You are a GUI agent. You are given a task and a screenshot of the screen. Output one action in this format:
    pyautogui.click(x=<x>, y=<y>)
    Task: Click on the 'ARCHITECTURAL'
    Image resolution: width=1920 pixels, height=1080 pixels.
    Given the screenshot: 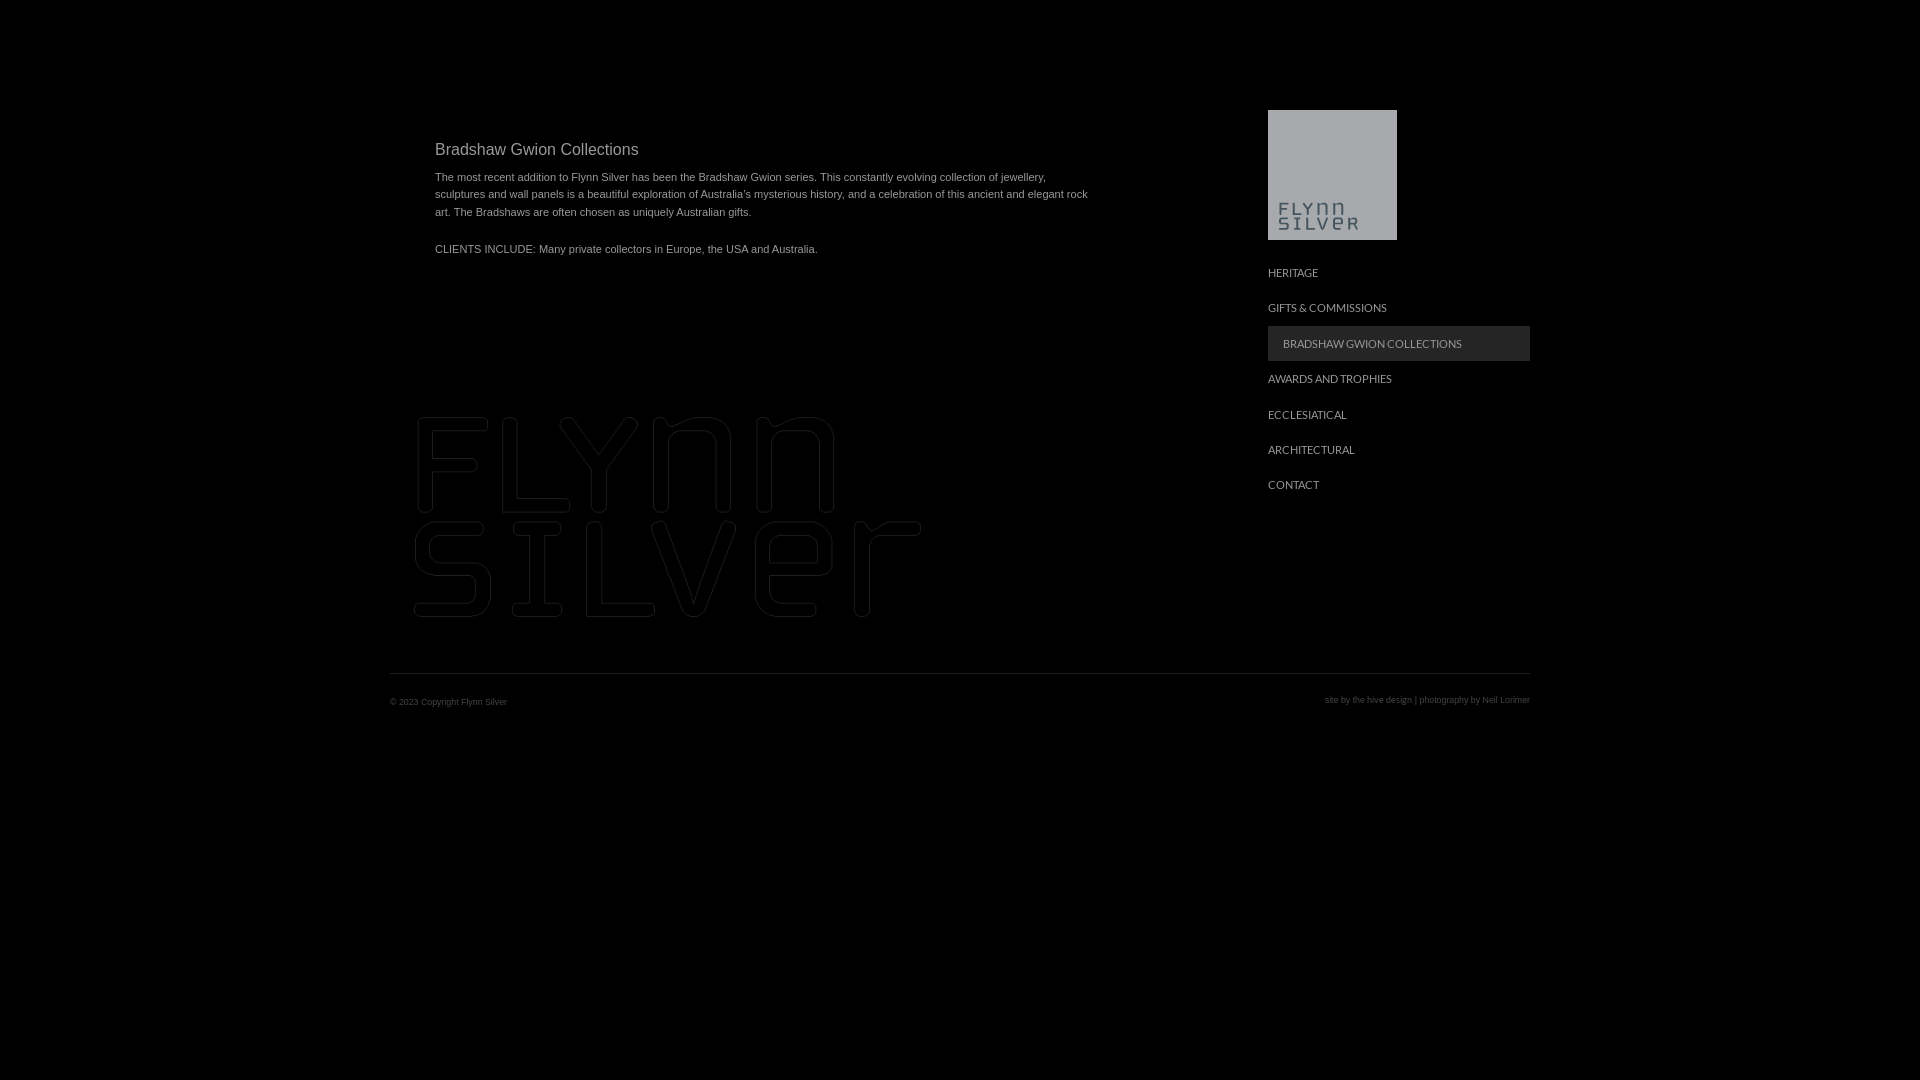 What is the action you would take?
    pyautogui.click(x=1398, y=448)
    